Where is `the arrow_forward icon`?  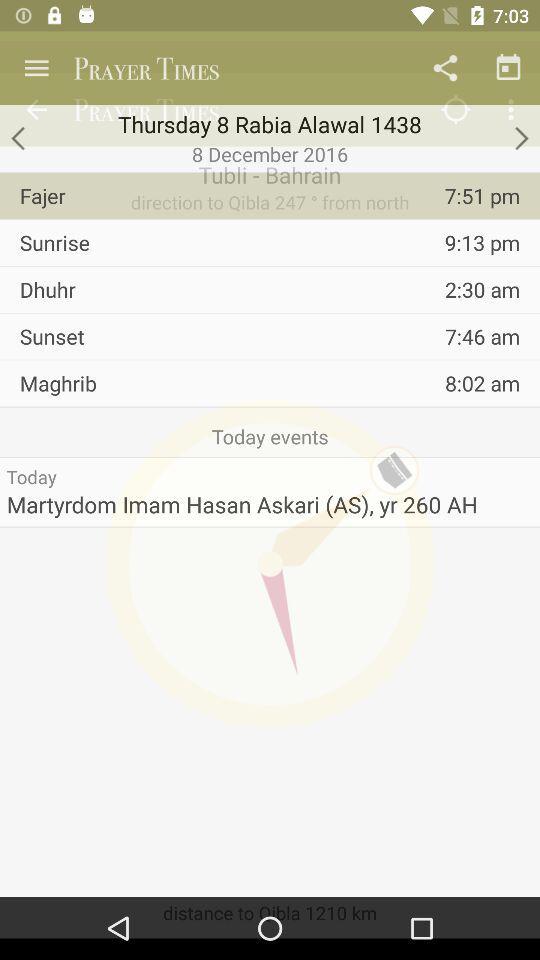 the arrow_forward icon is located at coordinates (520, 137).